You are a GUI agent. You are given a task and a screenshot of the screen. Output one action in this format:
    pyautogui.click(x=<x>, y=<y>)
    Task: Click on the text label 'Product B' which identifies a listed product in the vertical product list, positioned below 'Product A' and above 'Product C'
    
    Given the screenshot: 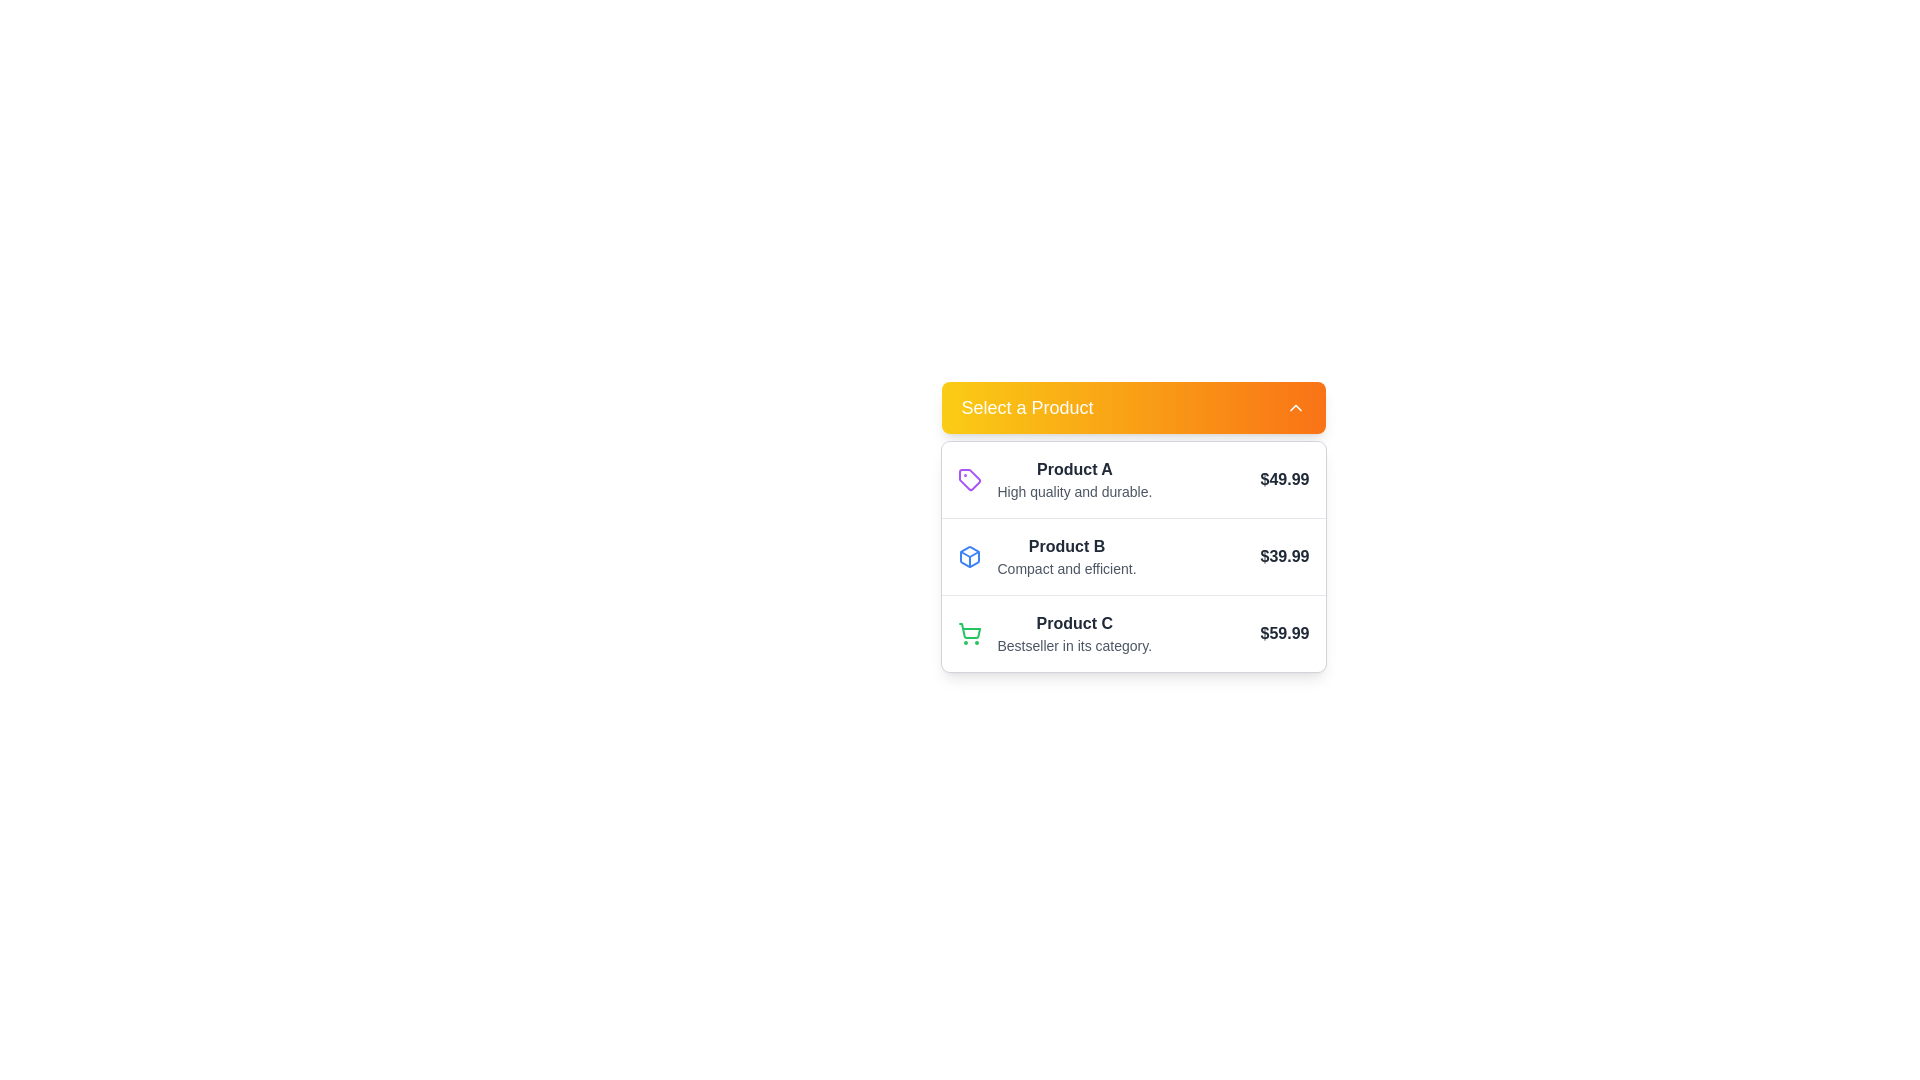 What is the action you would take?
    pyautogui.click(x=1065, y=547)
    